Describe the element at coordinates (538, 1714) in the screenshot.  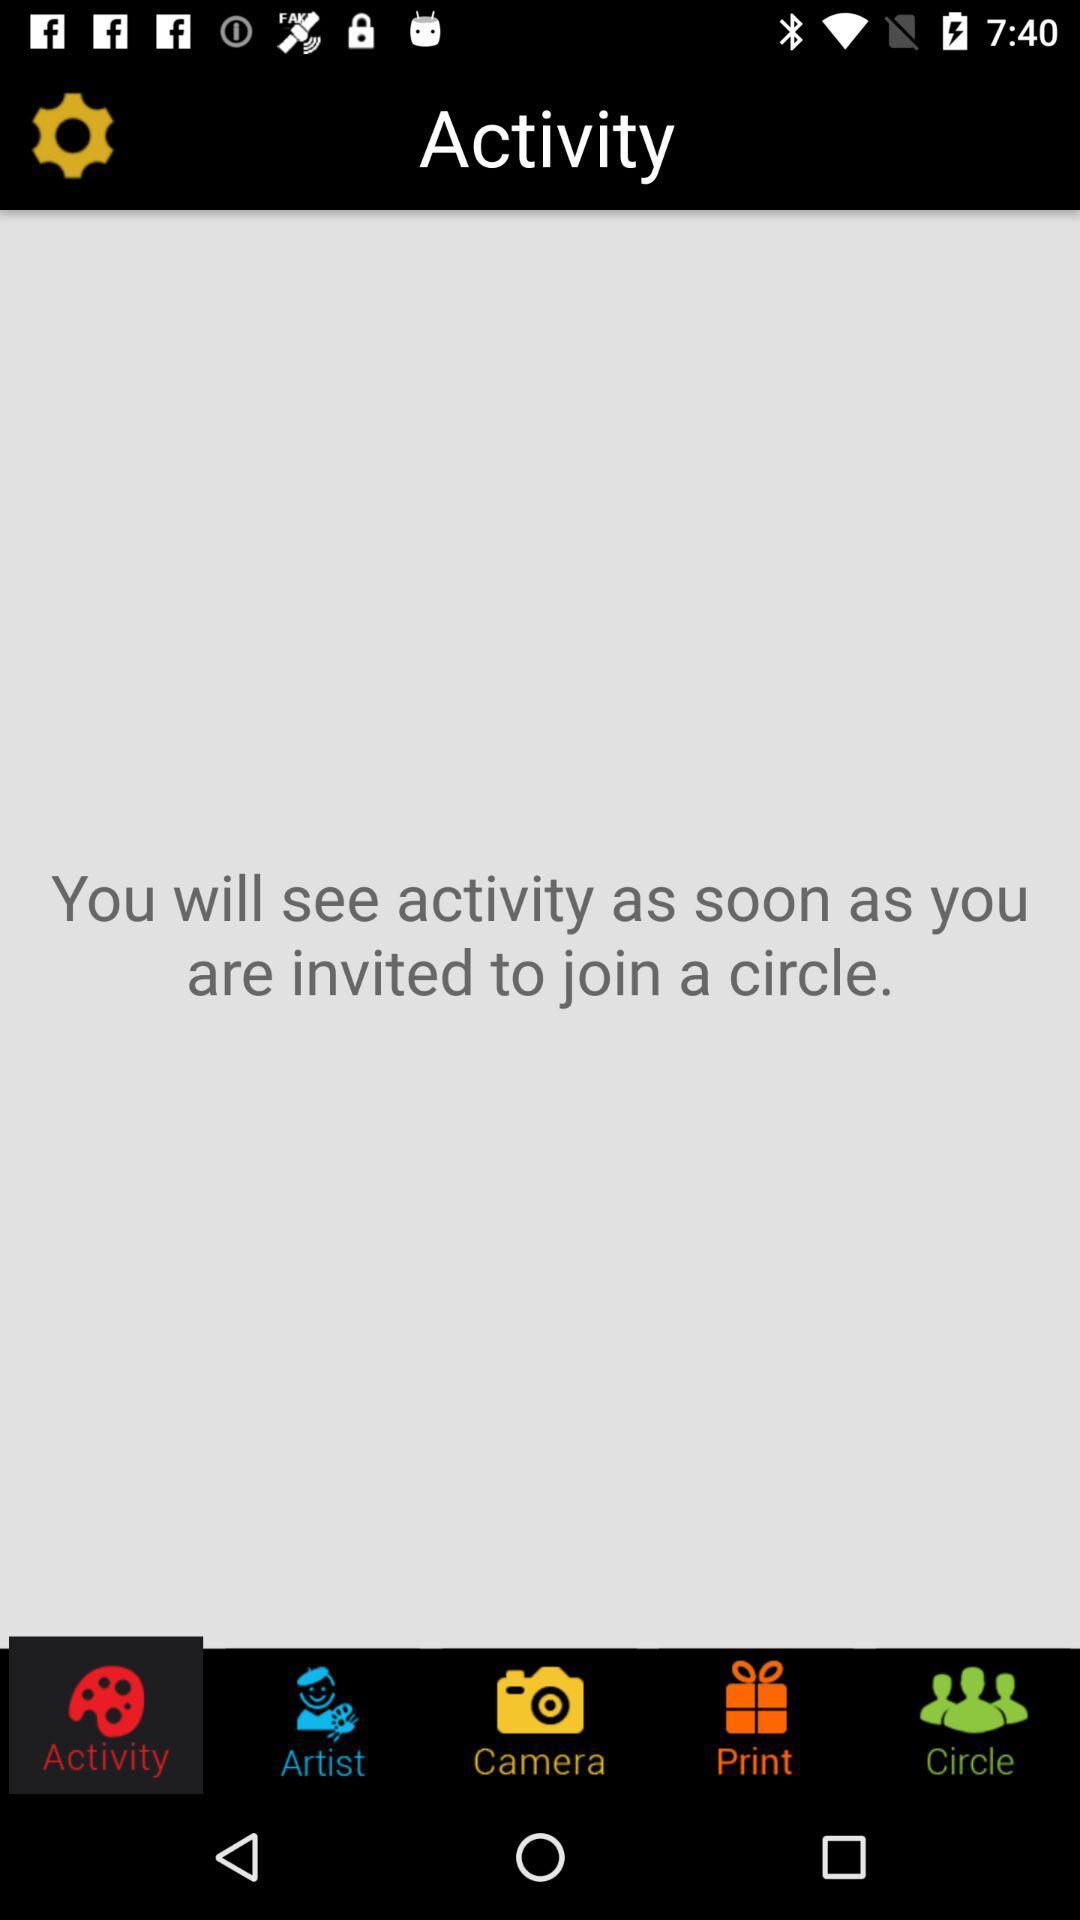
I see `the icon below you will see item` at that location.